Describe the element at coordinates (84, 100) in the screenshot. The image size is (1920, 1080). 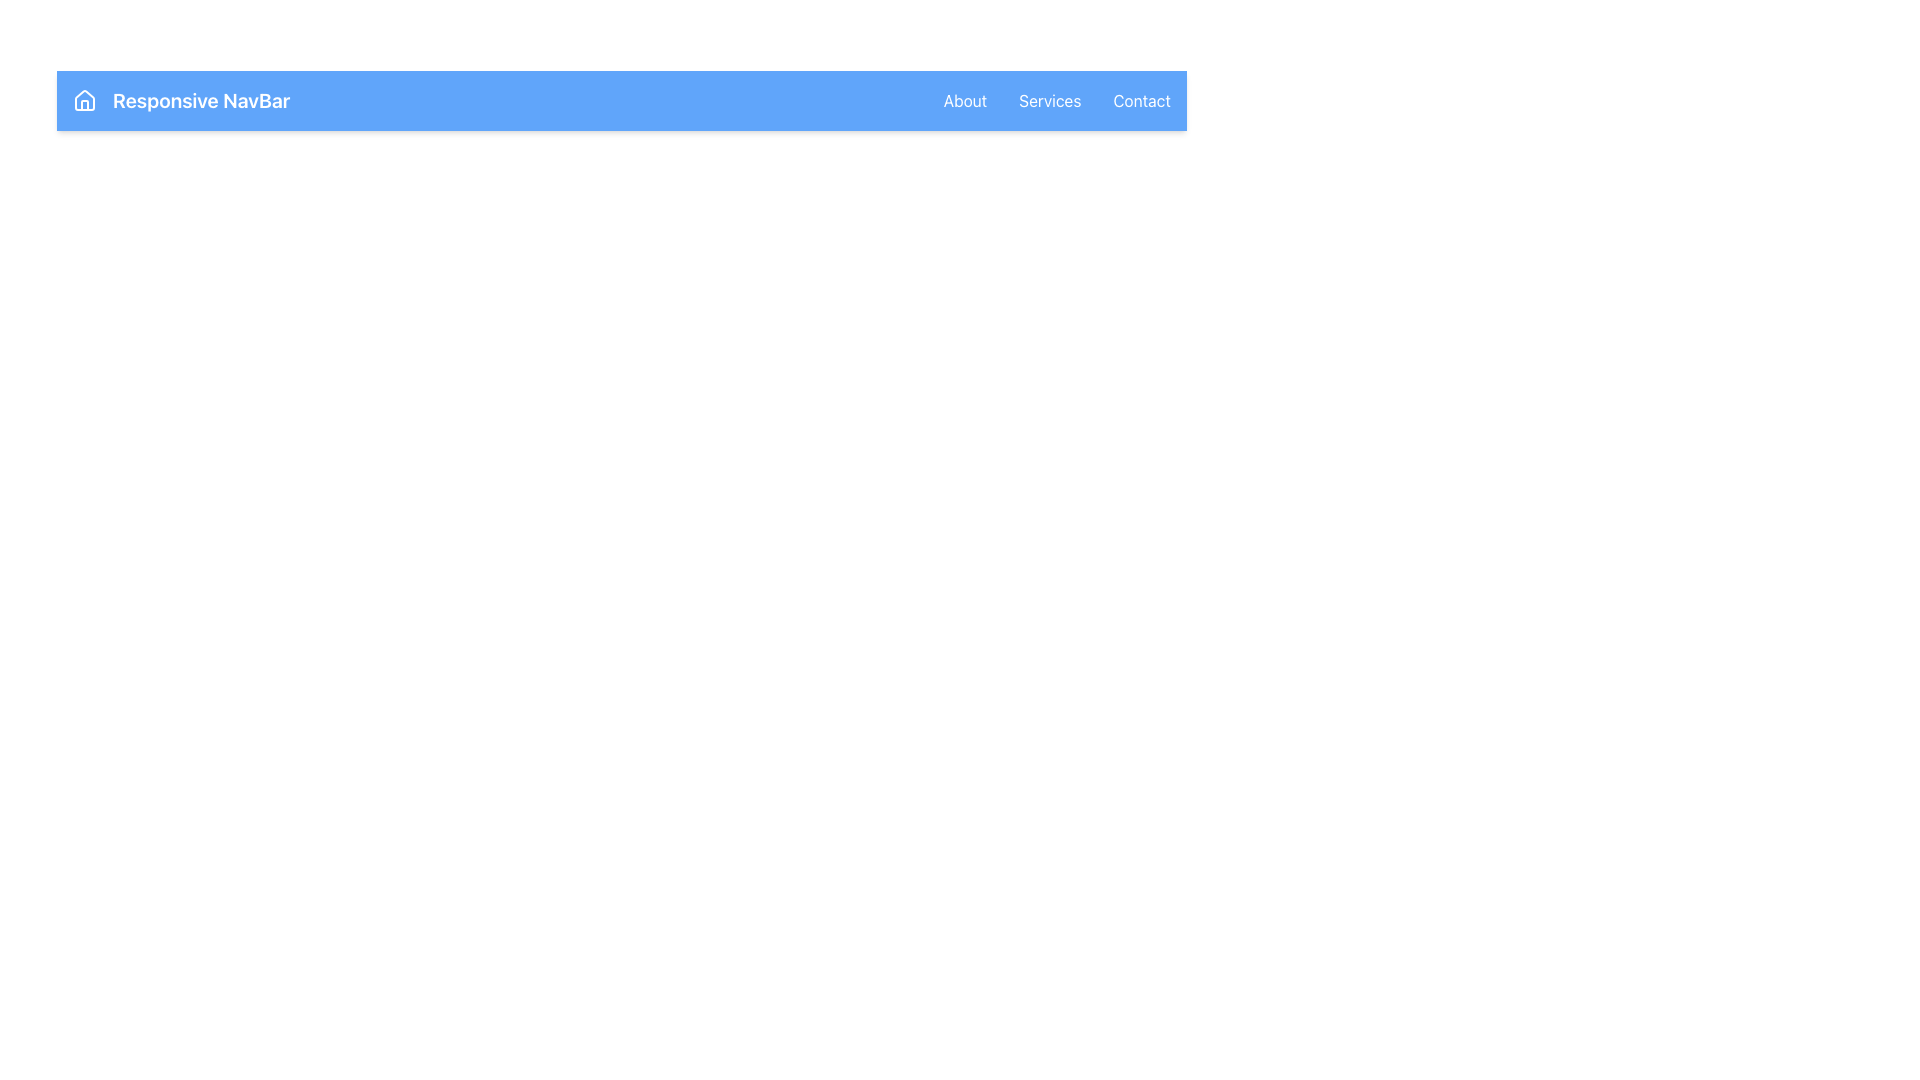
I see `the stylized house icon located in the leftmost position of the navigation bar, adjacent to the 'Responsive NavBar' text` at that location.